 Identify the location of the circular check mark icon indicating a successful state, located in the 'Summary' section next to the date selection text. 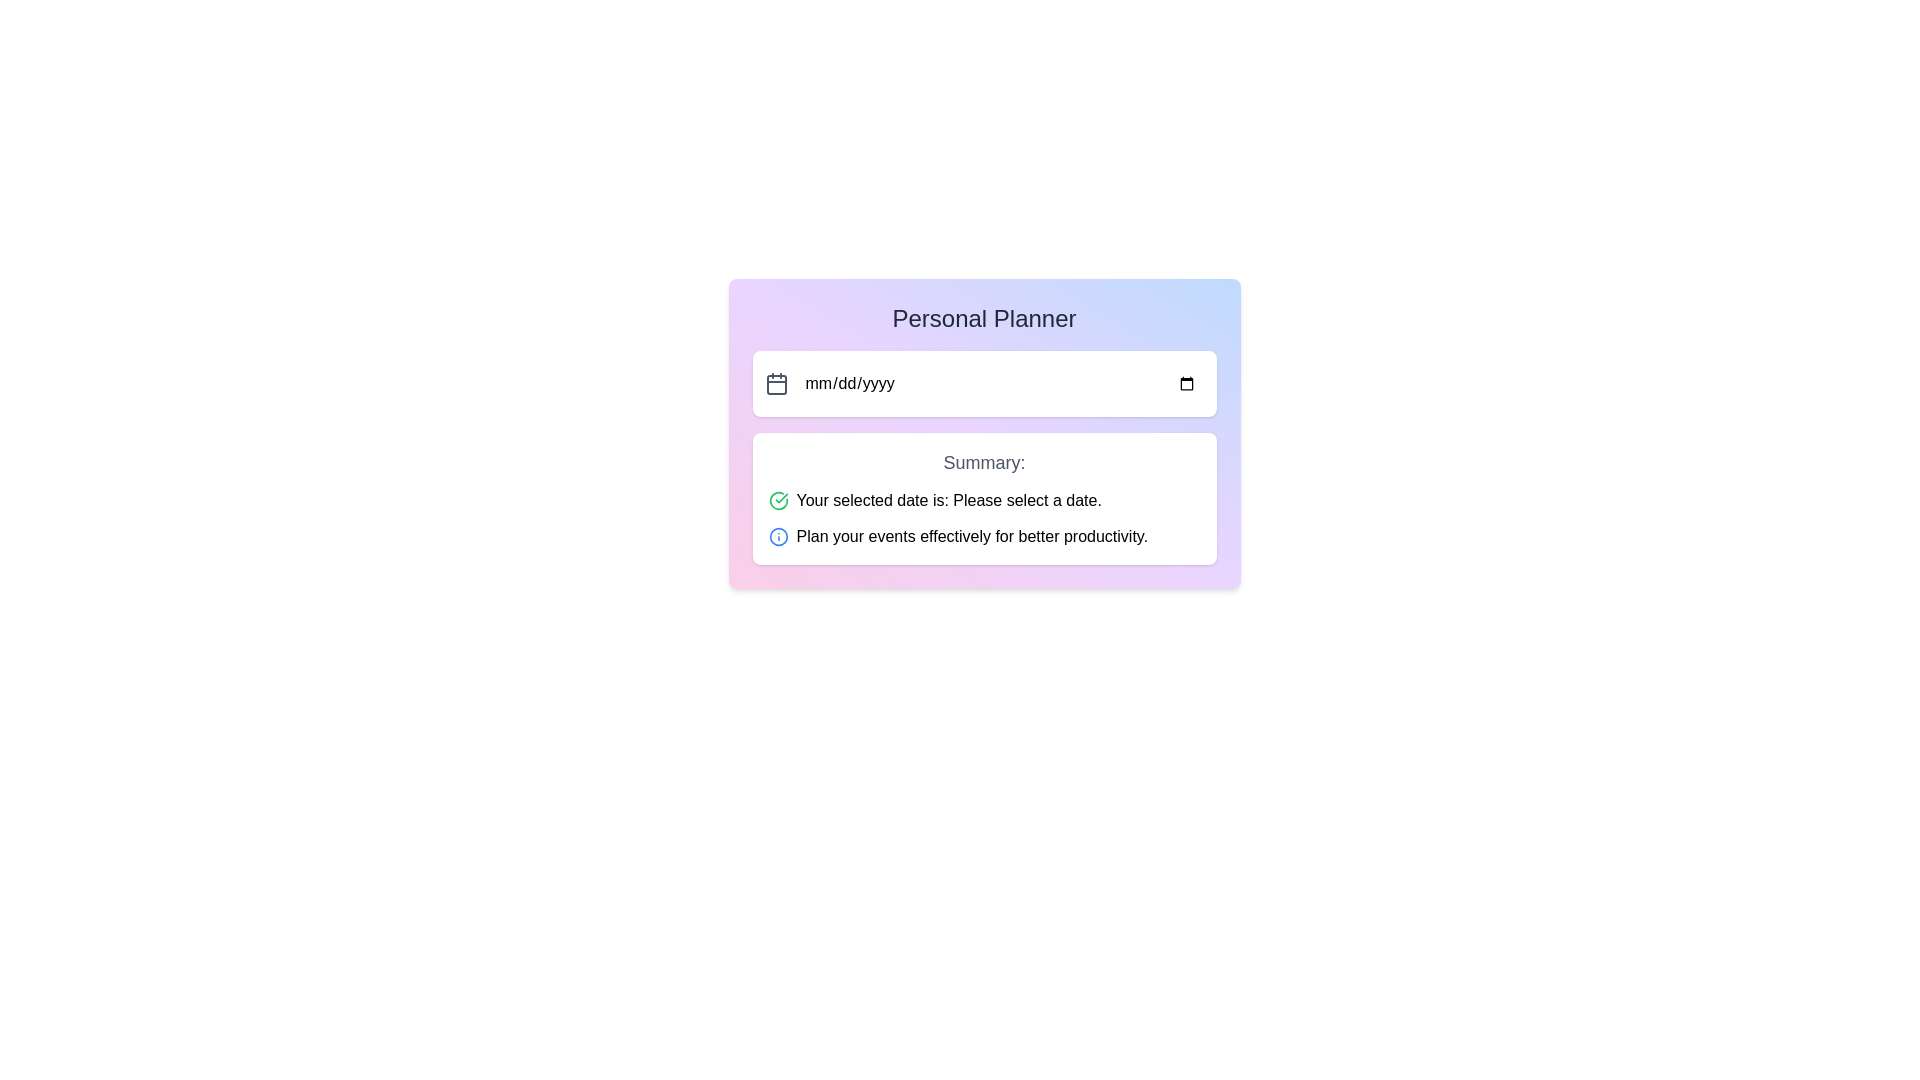
(777, 500).